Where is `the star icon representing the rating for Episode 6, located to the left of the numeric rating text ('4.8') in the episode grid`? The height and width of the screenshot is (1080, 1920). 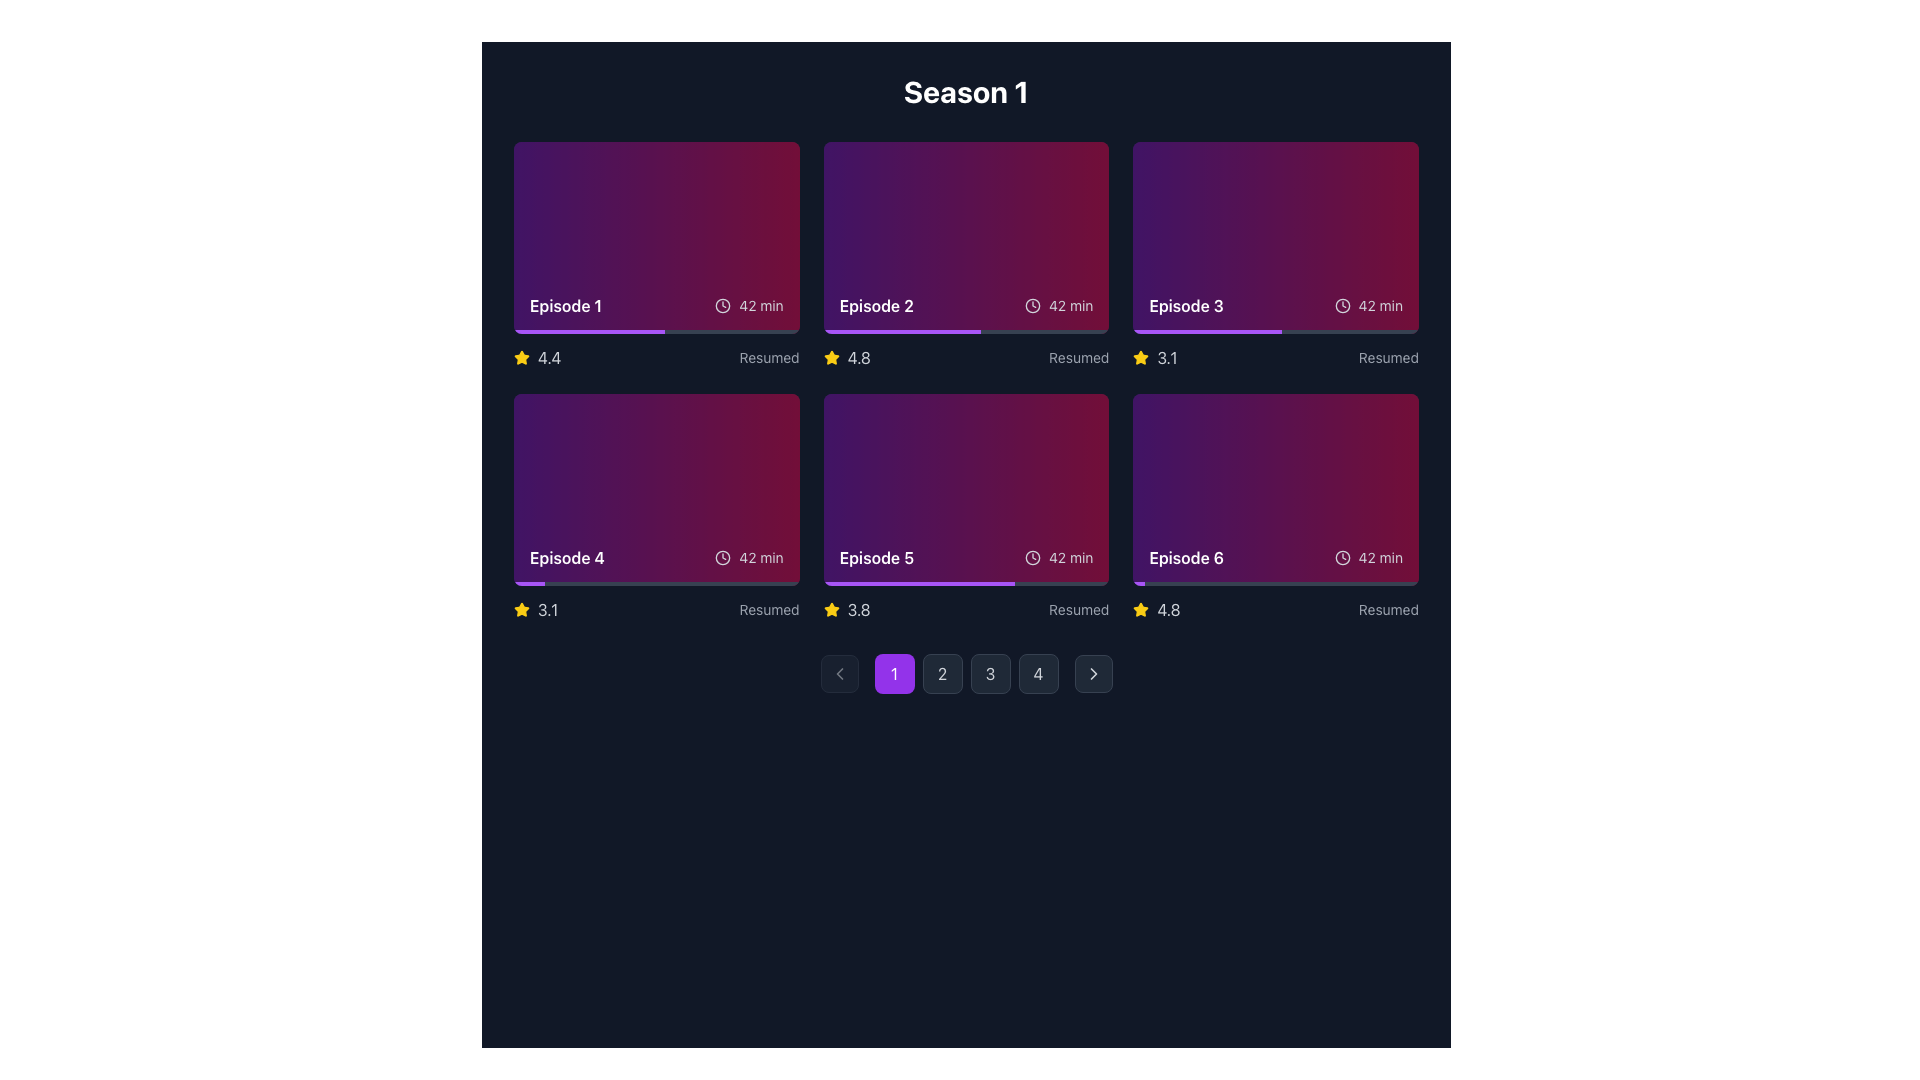
the star icon representing the rating for Episode 6, located to the left of the numeric rating text ('4.8') in the episode grid is located at coordinates (1141, 608).